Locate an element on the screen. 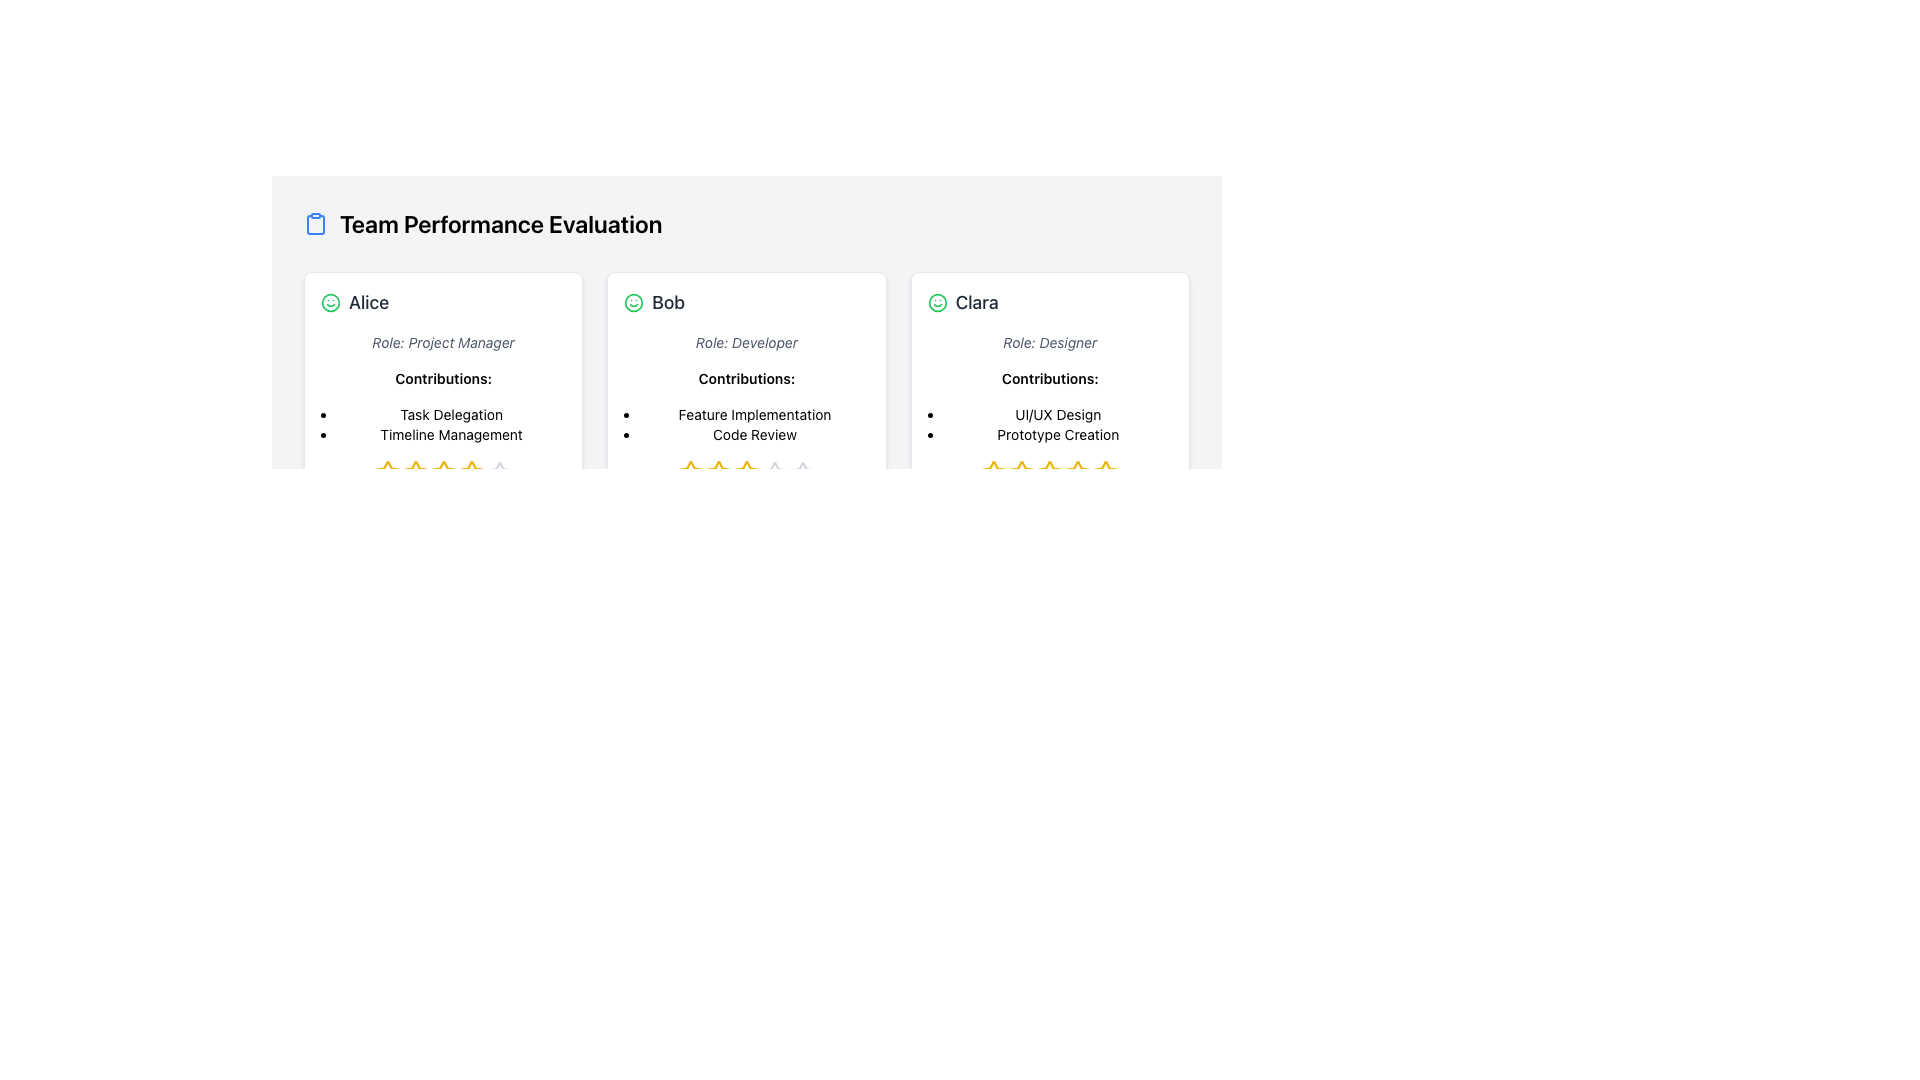  circular smiley icon with a green outline located to the left of the name 'Clara' in the card representing her details is located at coordinates (936, 303).